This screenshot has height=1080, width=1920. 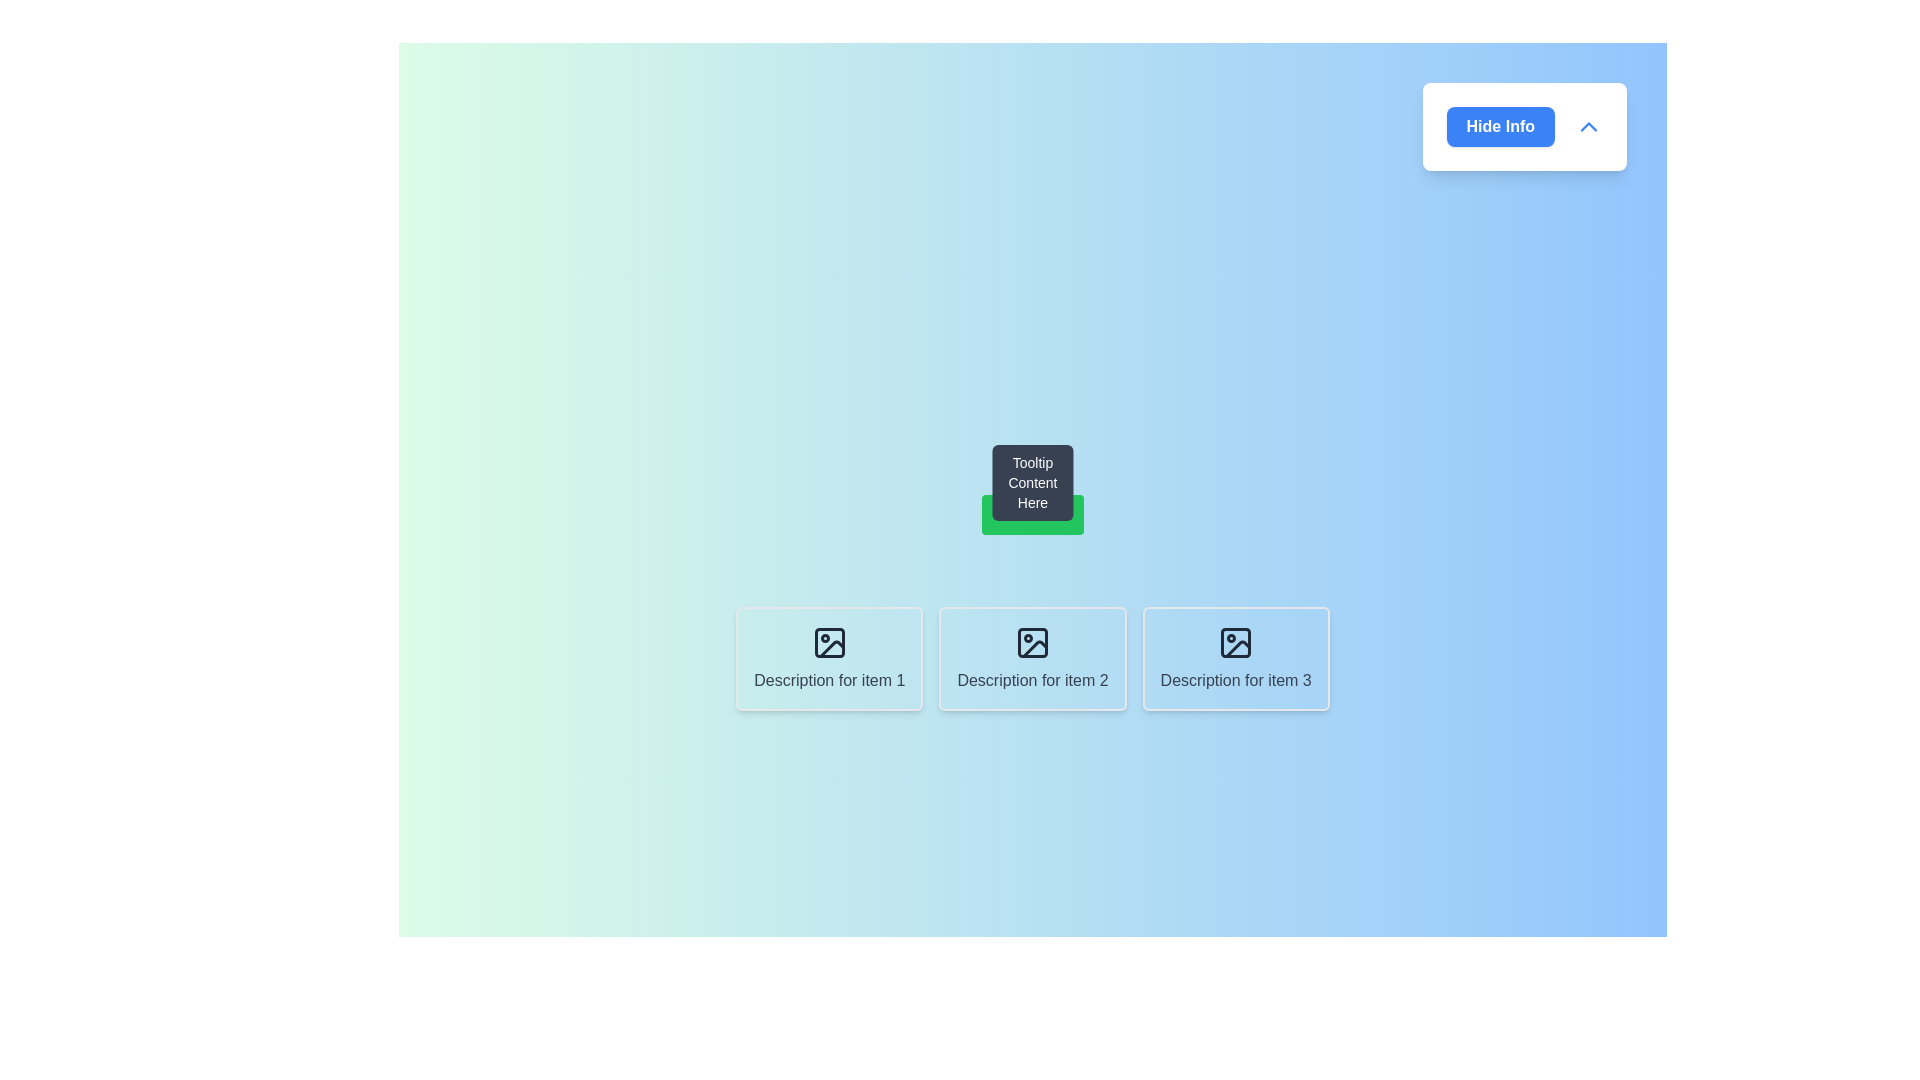 What do you see at coordinates (1032, 643) in the screenshot?
I see `the decorative Image icon located in the second section of a horizontally aligned group of three items, directly above the text 'Description for item 2'` at bounding box center [1032, 643].